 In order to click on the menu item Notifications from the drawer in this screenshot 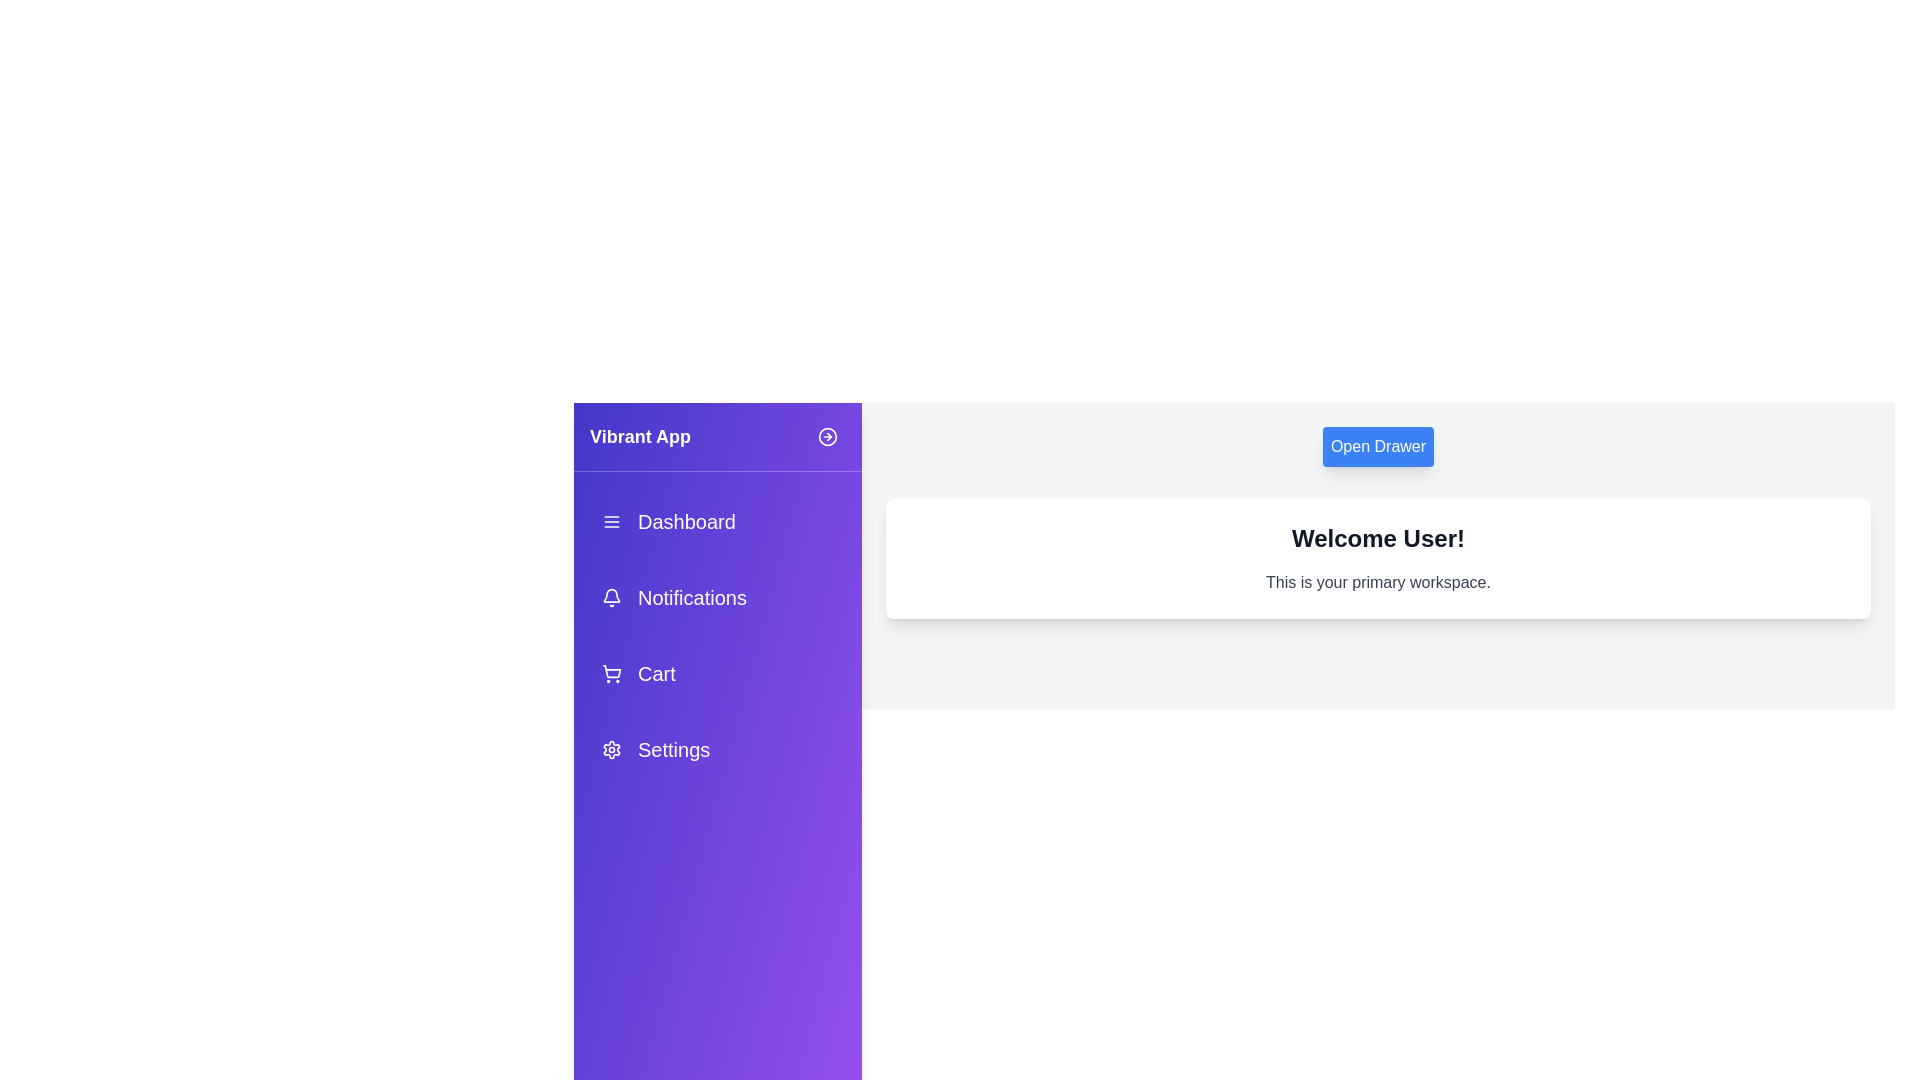, I will do `click(718, 596)`.